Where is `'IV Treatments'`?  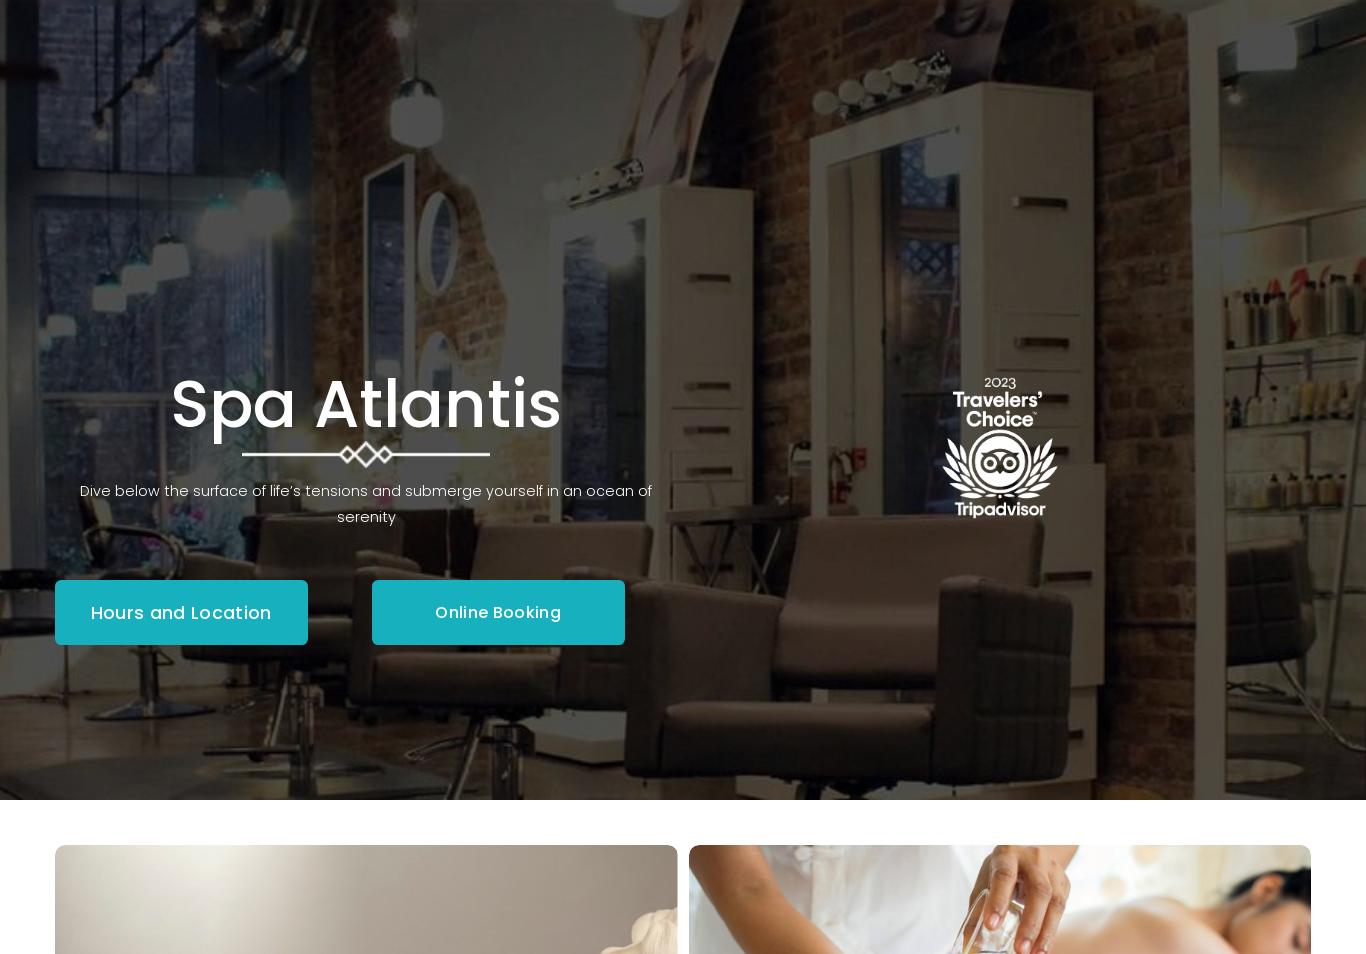 'IV Treatments' is located at coordinates (542, 310).